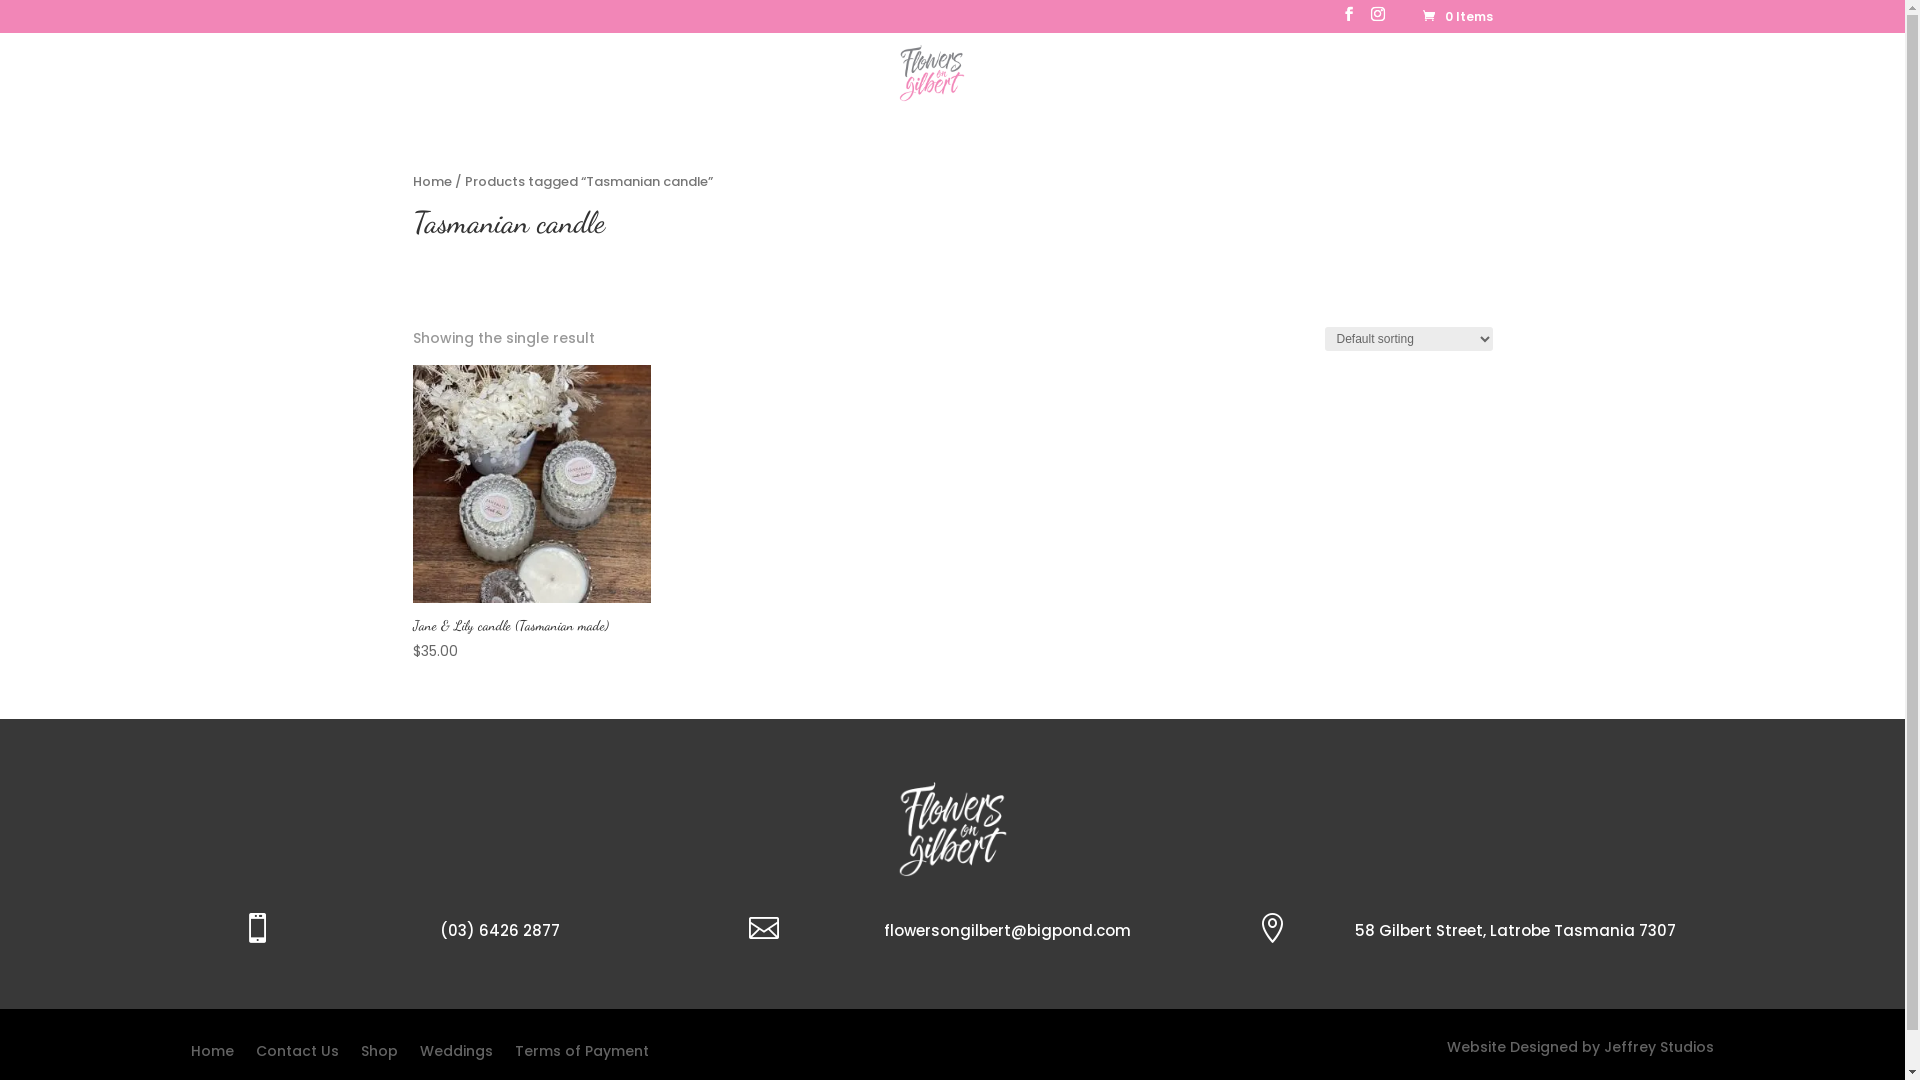 This screenshot has width=1920, height=1080. Describe the element at coordinates (531, 513) in the screenshot. I see `'Jane & Lily candle (Tasmanian made)` at that location.